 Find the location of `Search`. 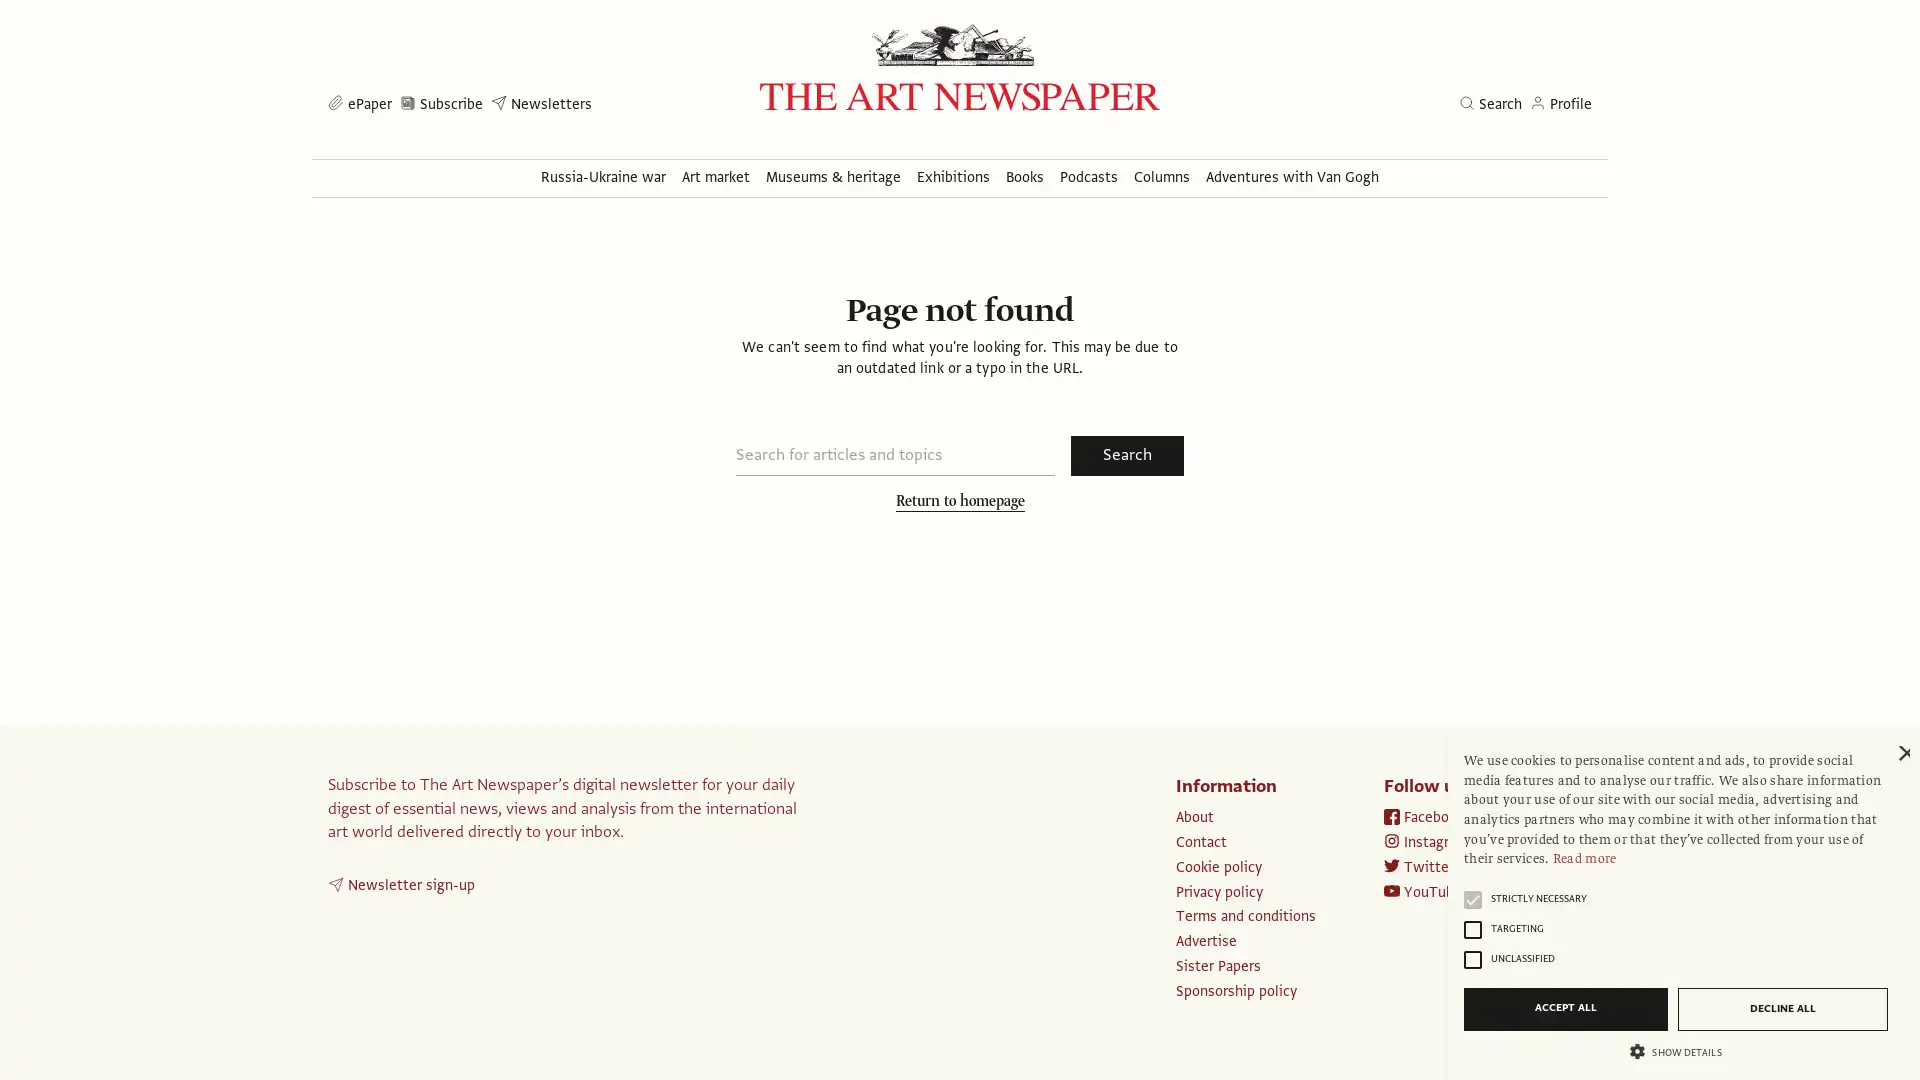

Search is located at coordinates (1127, 455).